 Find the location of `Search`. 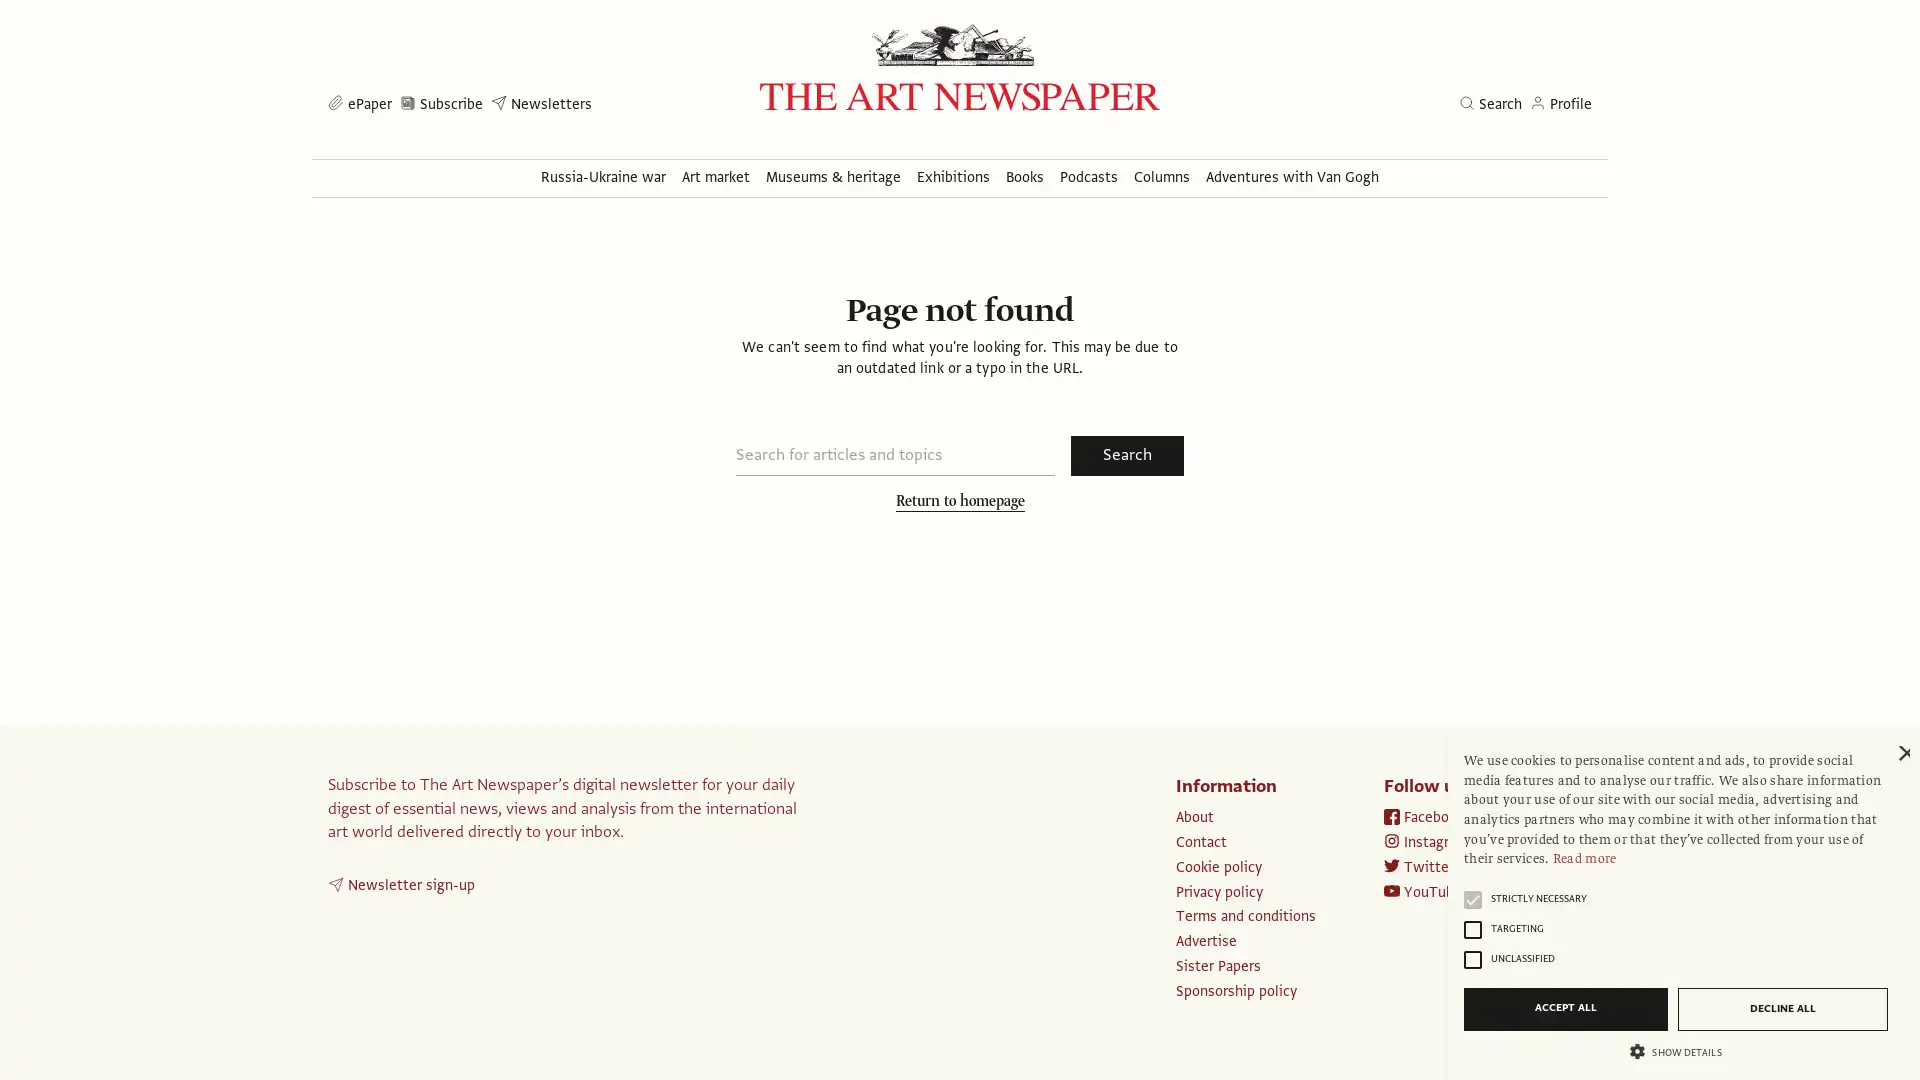

Search is located at coordinates (1127, 455).